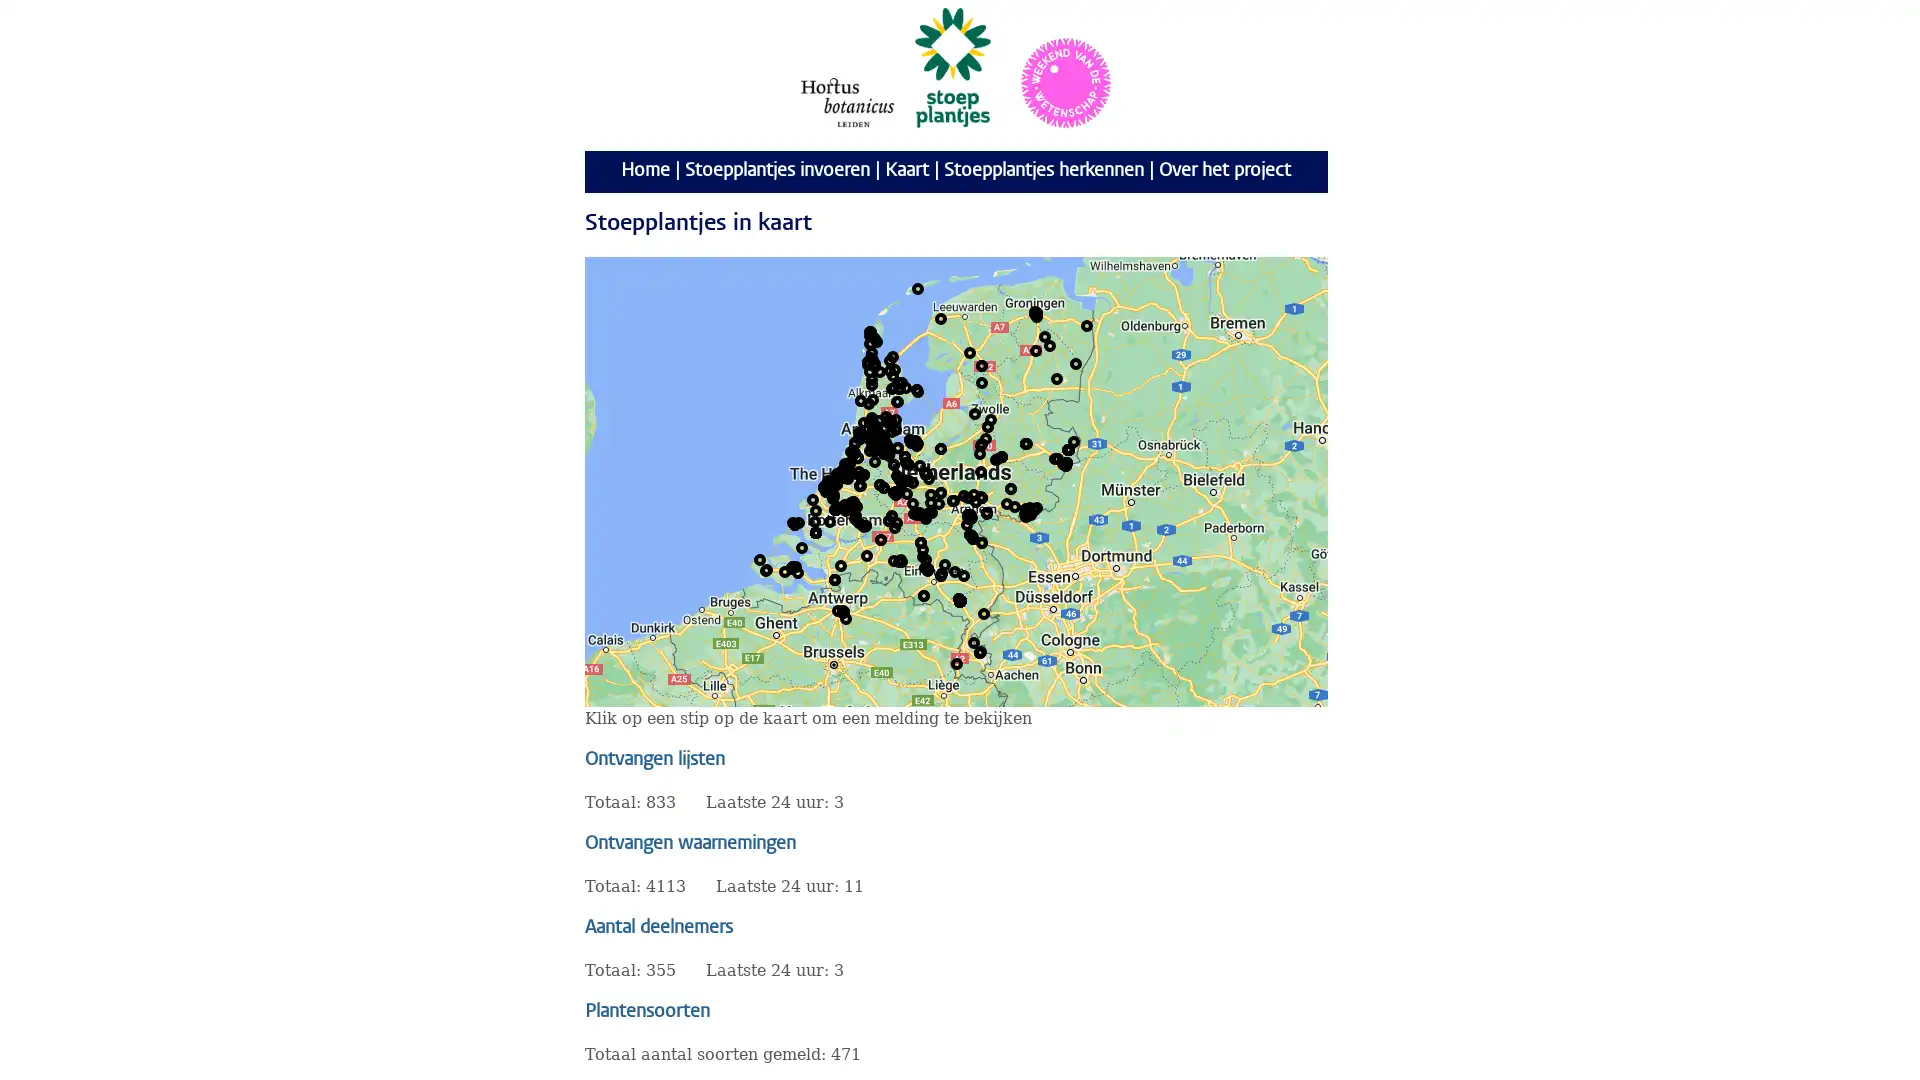 The height and width of the screenshot is (1080, 1920). What do you see at coordinates (816, 531) in the screenshot?
I see `Telling van Carmen en de gang op 31 mei 2022` at bounding box center [816, 531].